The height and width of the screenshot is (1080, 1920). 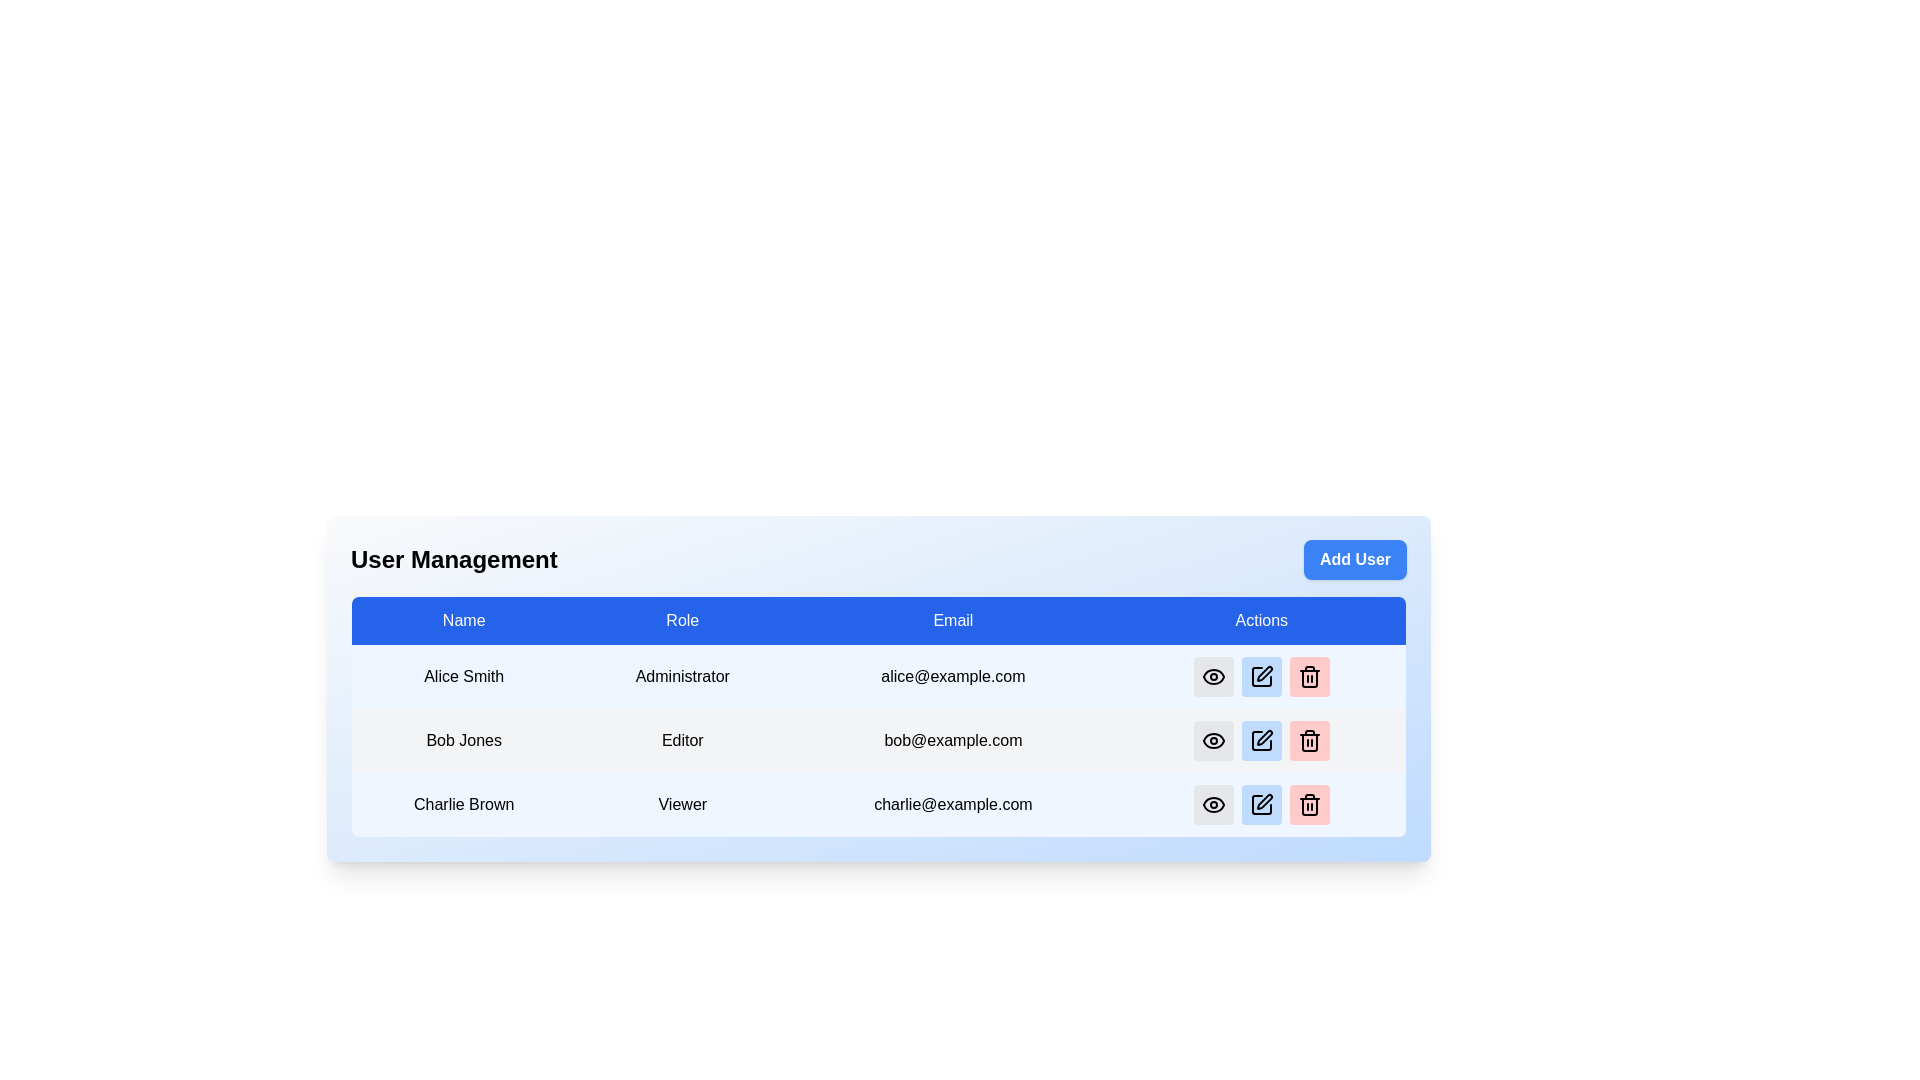 What do you see at coordinates (1309, 740) in the screenshot?
I see `the delete button for user Bob Jones, which is the third action button in the rightmost column of the user management table in the second row` at bounding box center [1309, 740].